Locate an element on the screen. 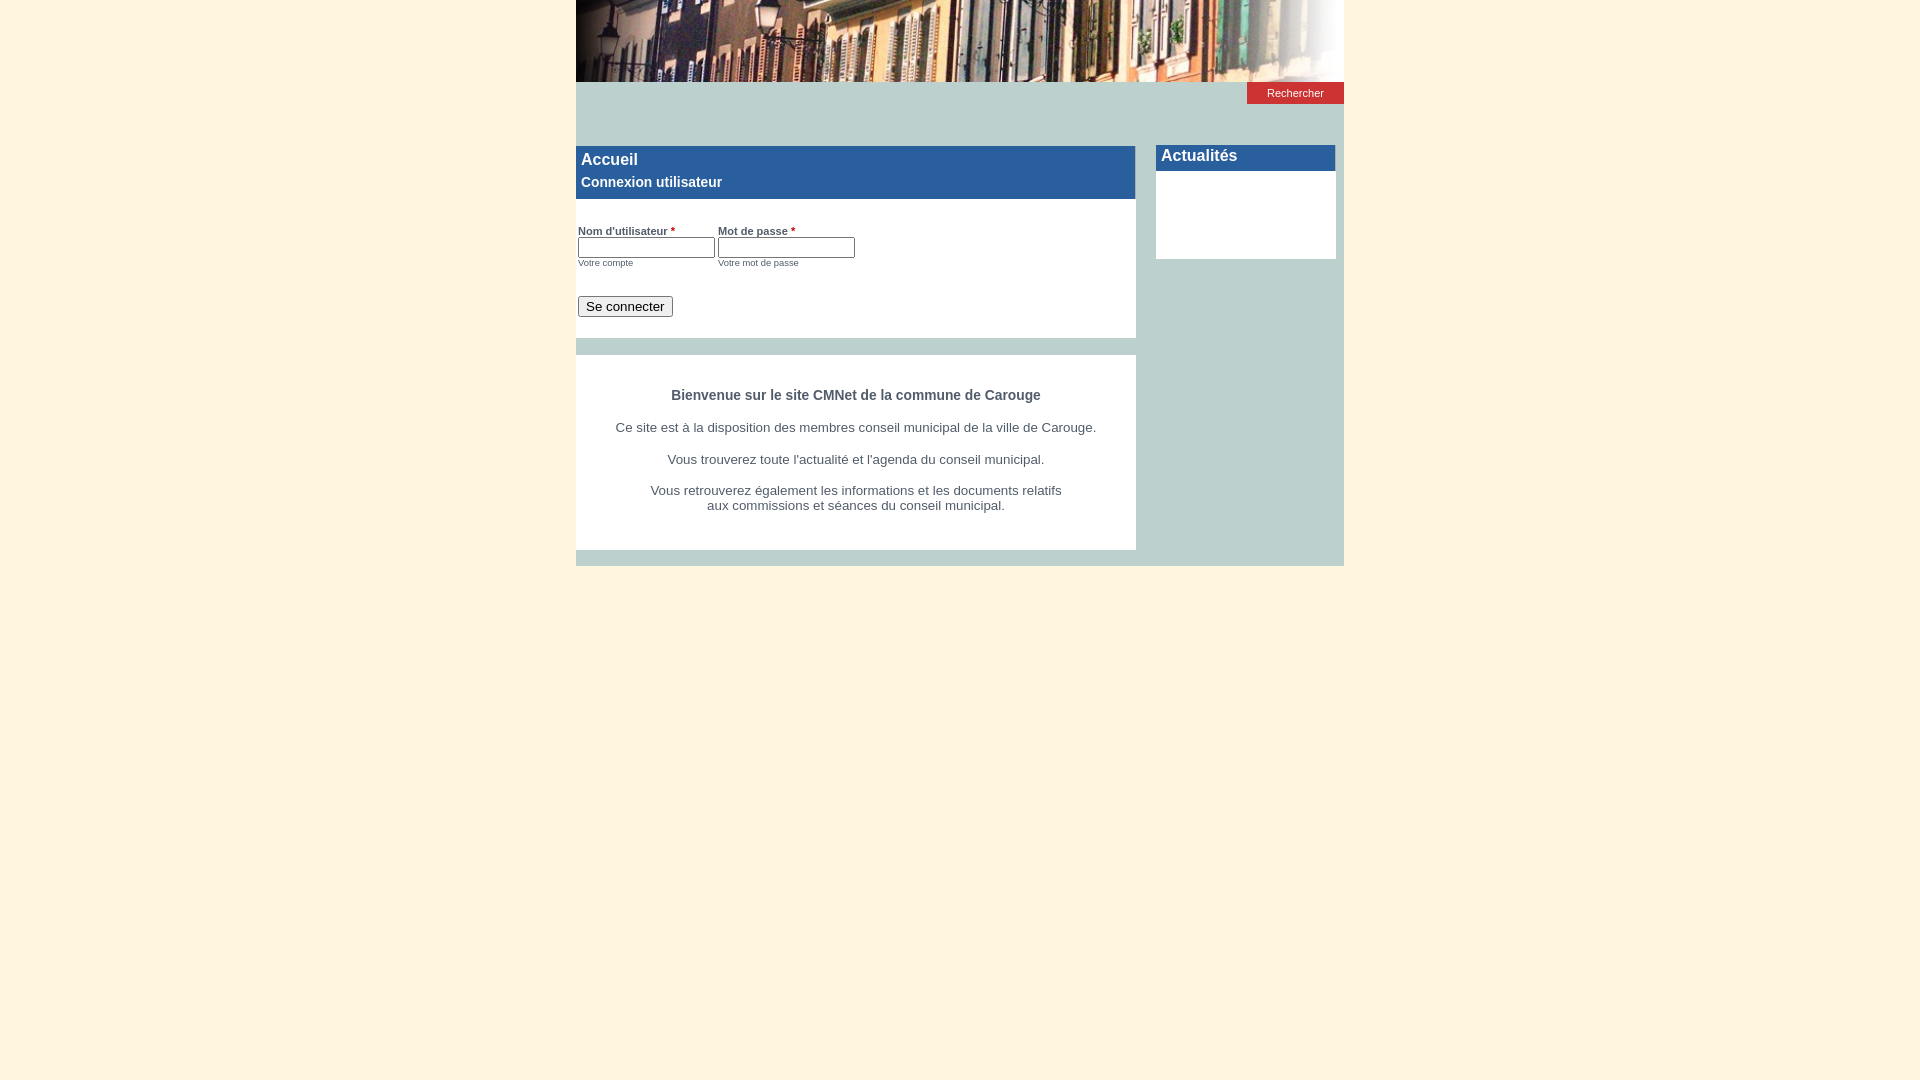 The width and height of the screenshot is (1920, 1080). 'Rechercher' is located at coordinates (1295, 92).